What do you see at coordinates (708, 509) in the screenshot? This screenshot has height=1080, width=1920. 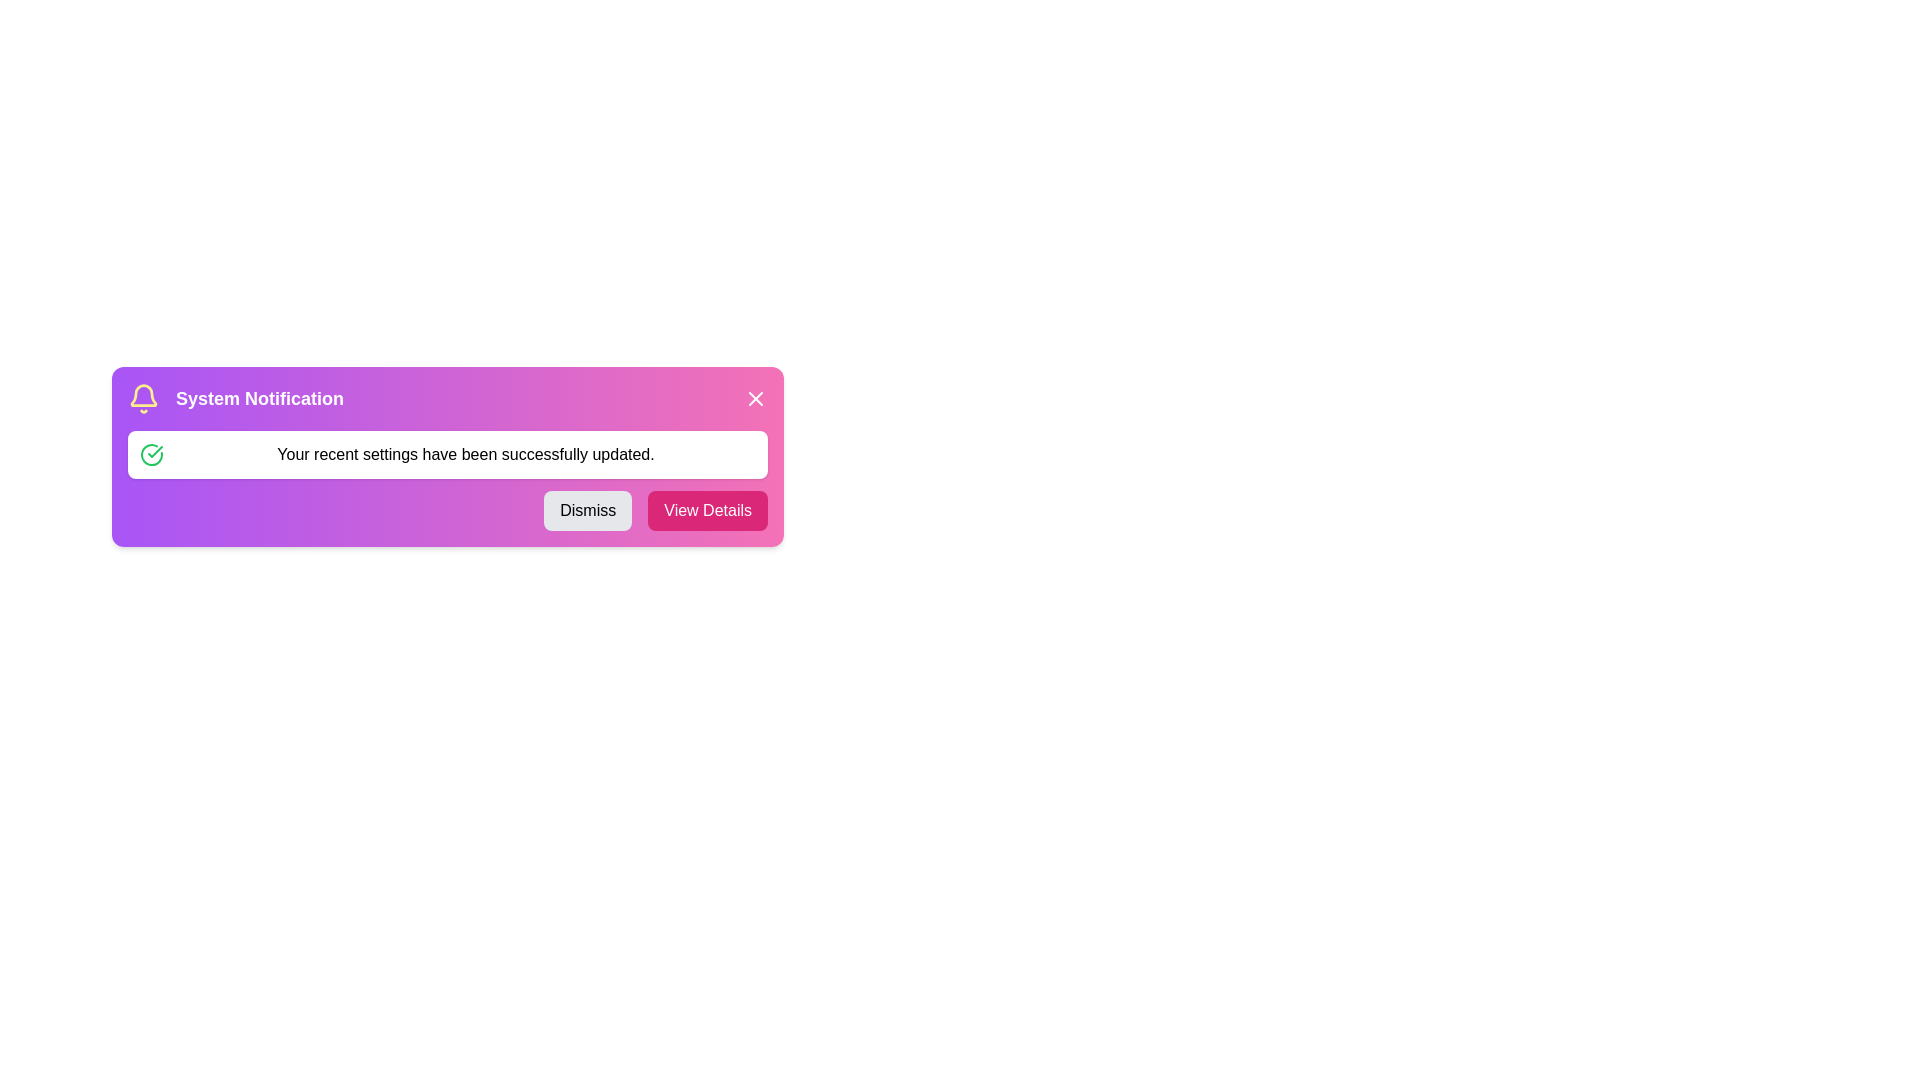 I see `the 'View Details' button to access more information` at bounding box center [708, 509].